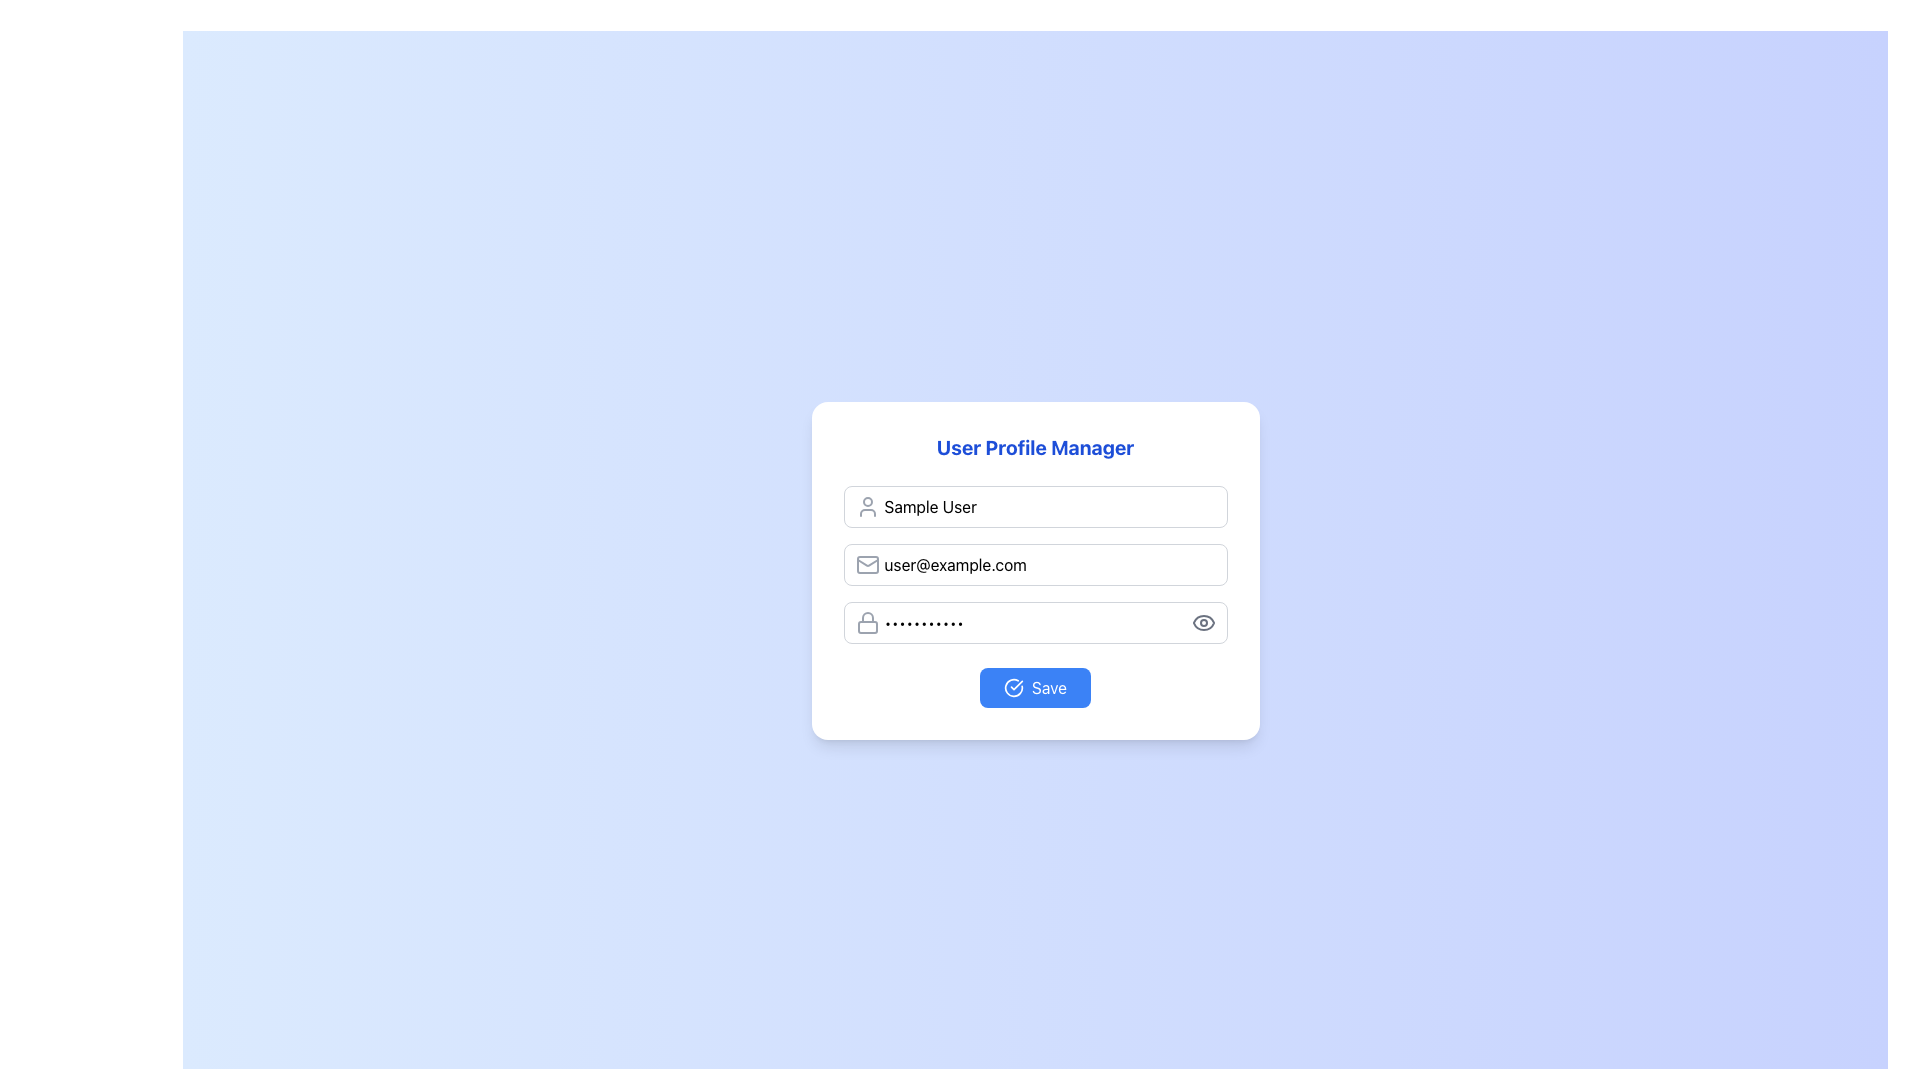 The width and height of the screenshot is (1920, 1080). I want to click on the lower part of the lock icon representing security, located to the left of the password input field in the user settings interface, so click(867, 626).